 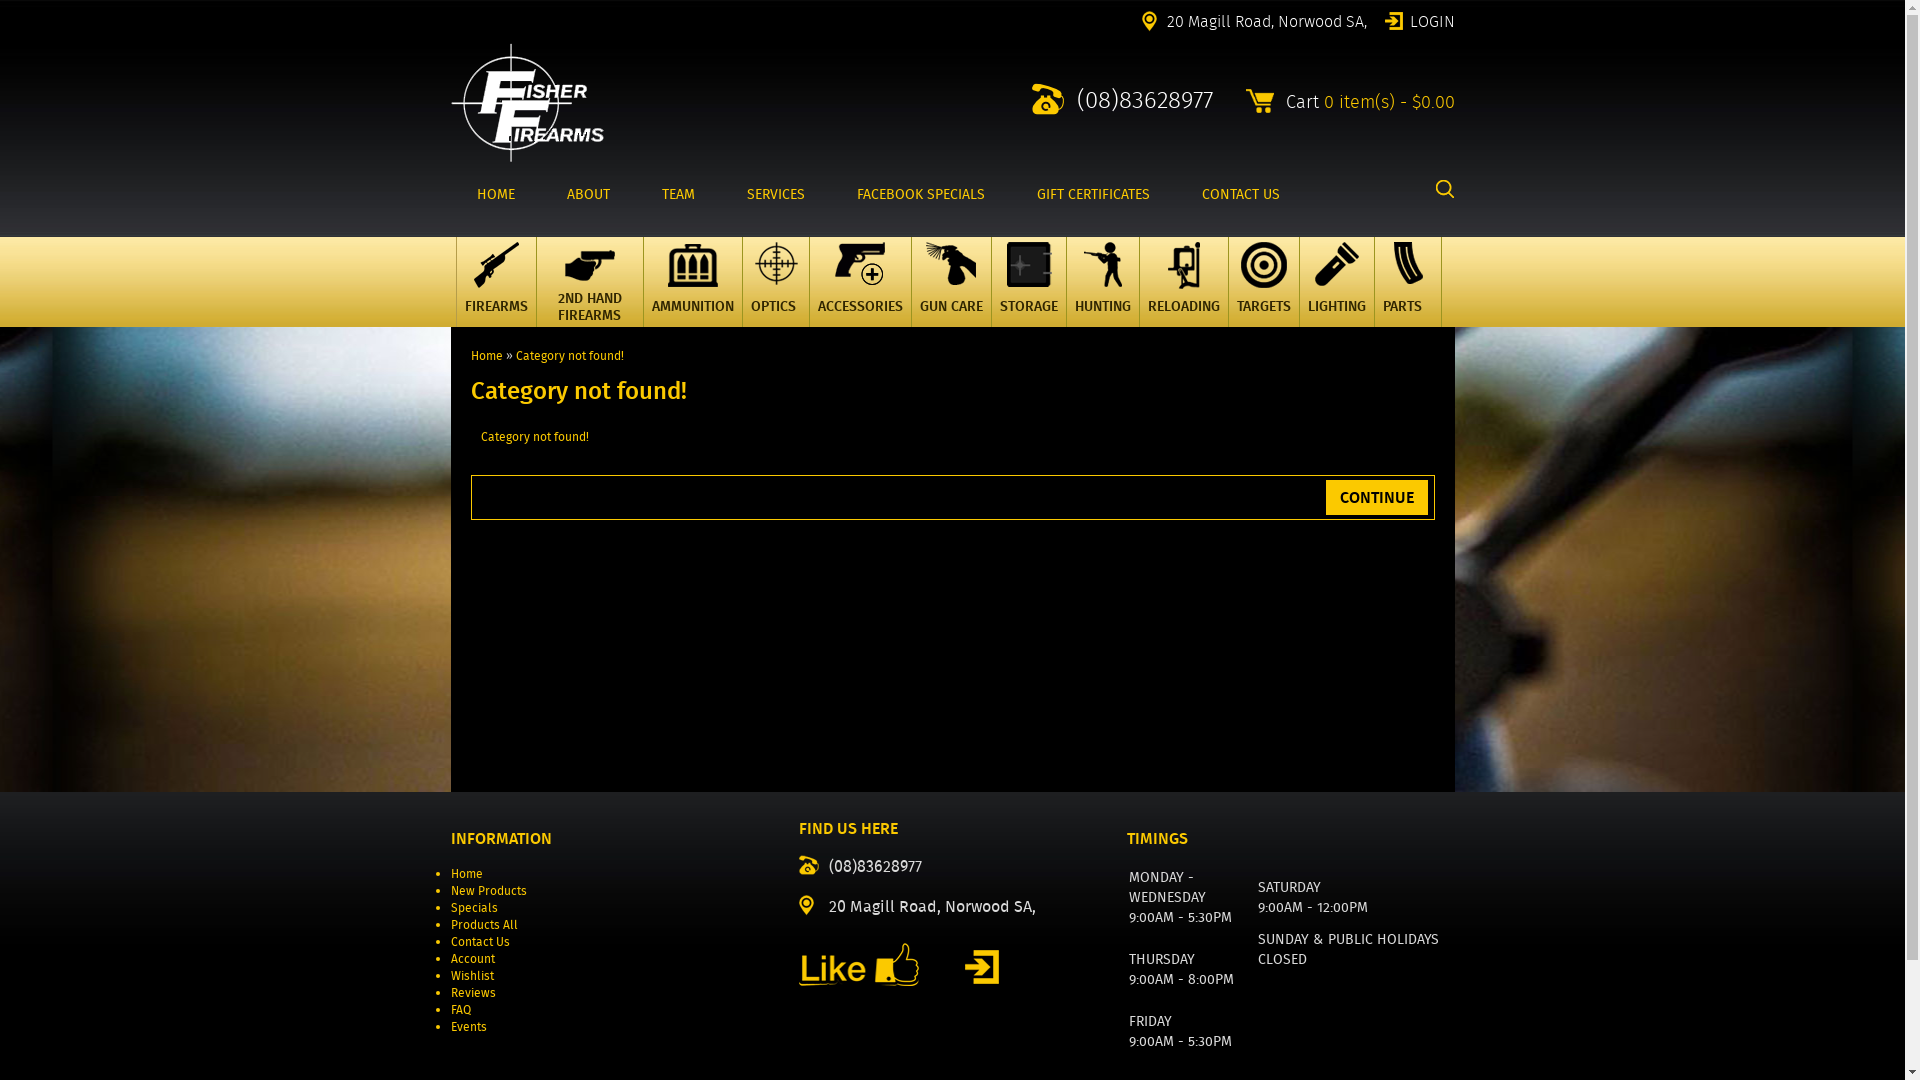 What do you see at coordinates (1182, 294) in the screenshot?
I see `'Reloading'` at bounding box center [1182, 294].